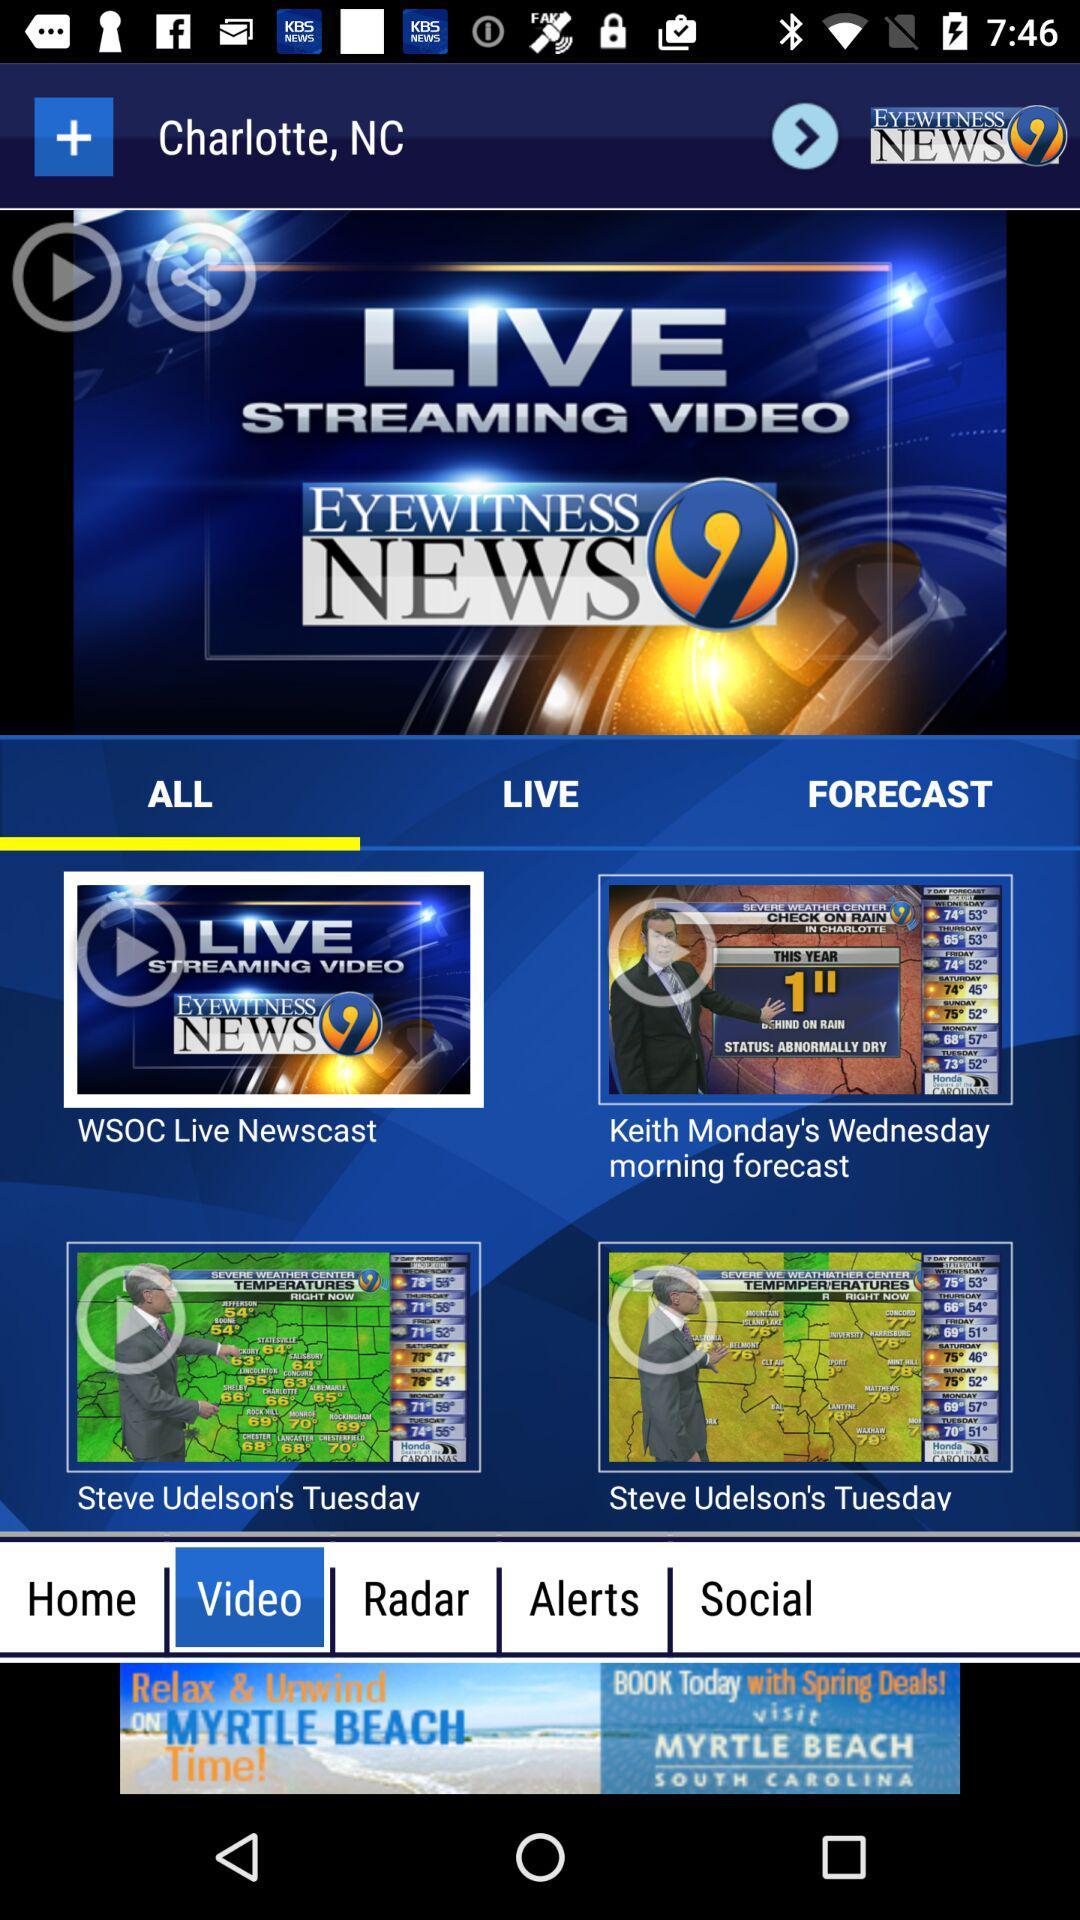 The image size is (1080, 1920). What do you see at coordinates (804, 135) in the screenshot?
I see `the arrow_forward icon` at bounding box center [804, 135].